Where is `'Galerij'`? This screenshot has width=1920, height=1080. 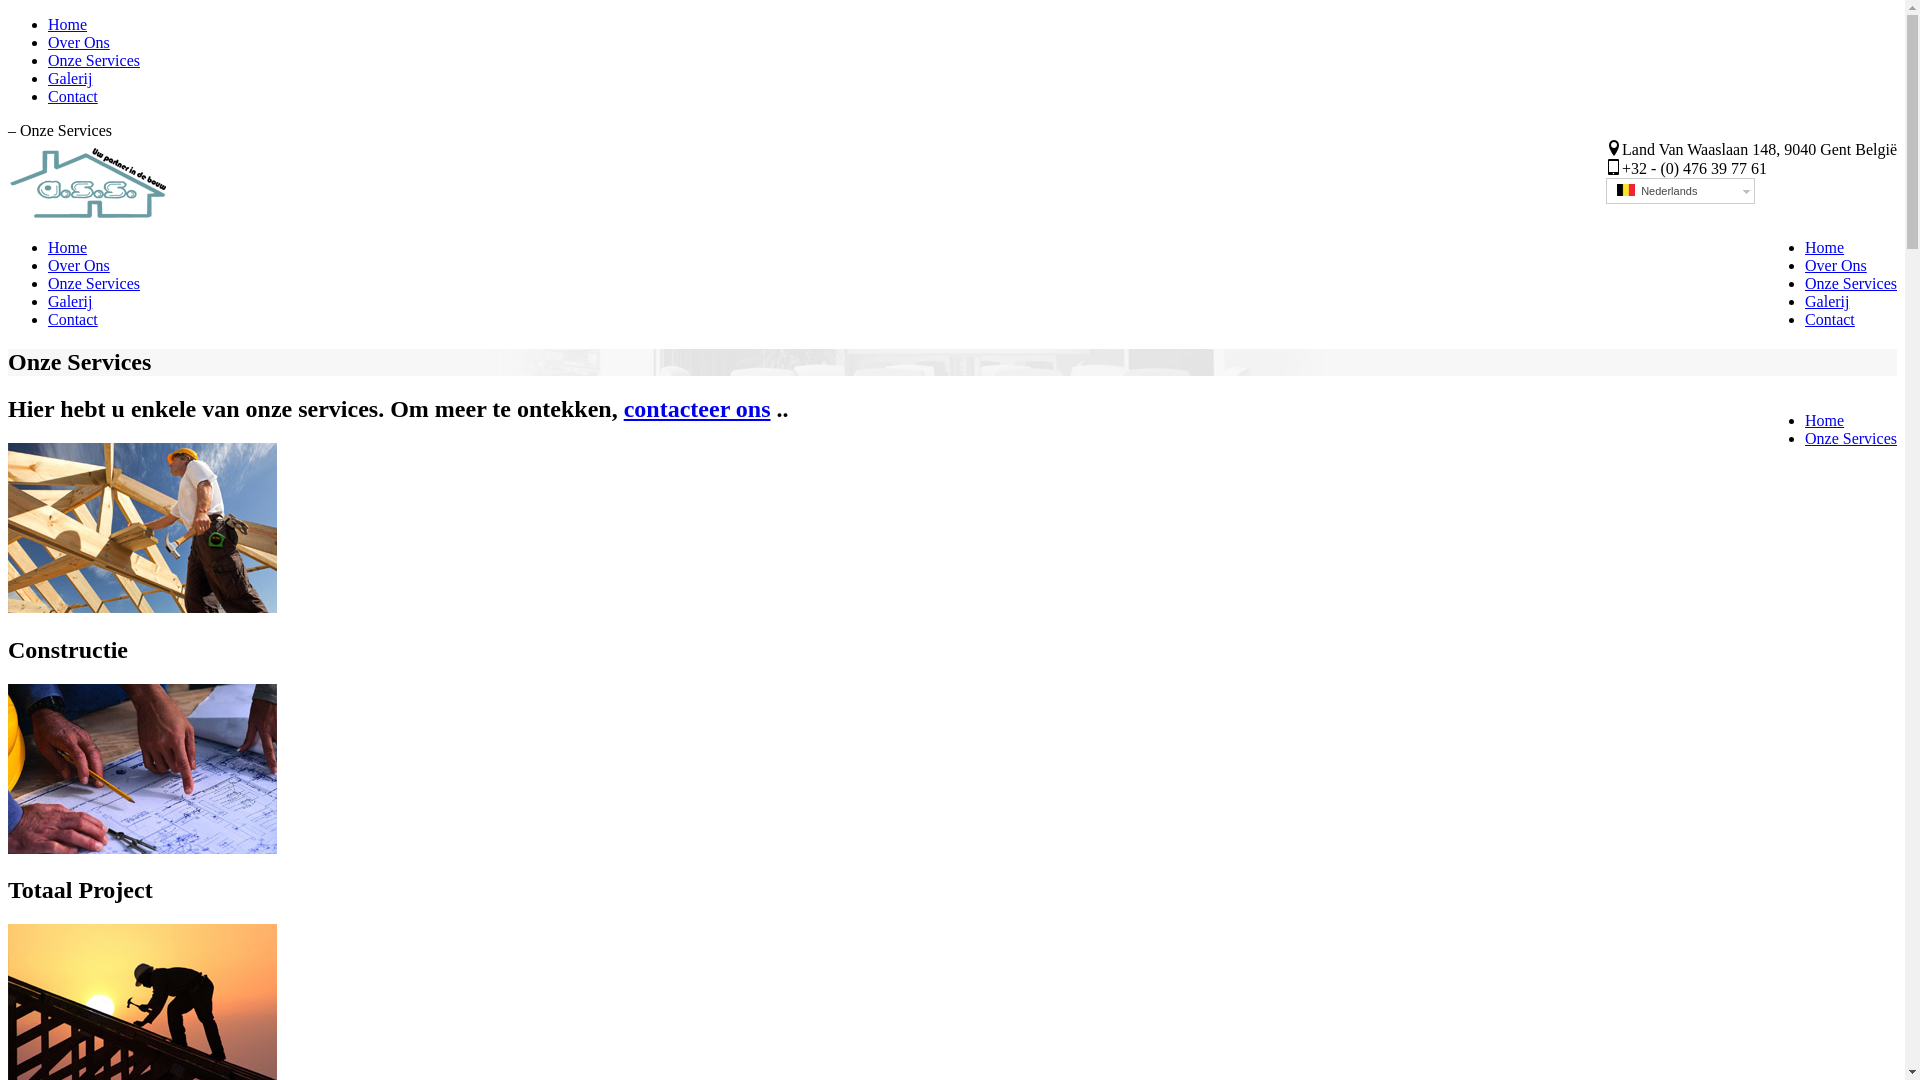
'Galerij' is located at coordinates (1804, 301).